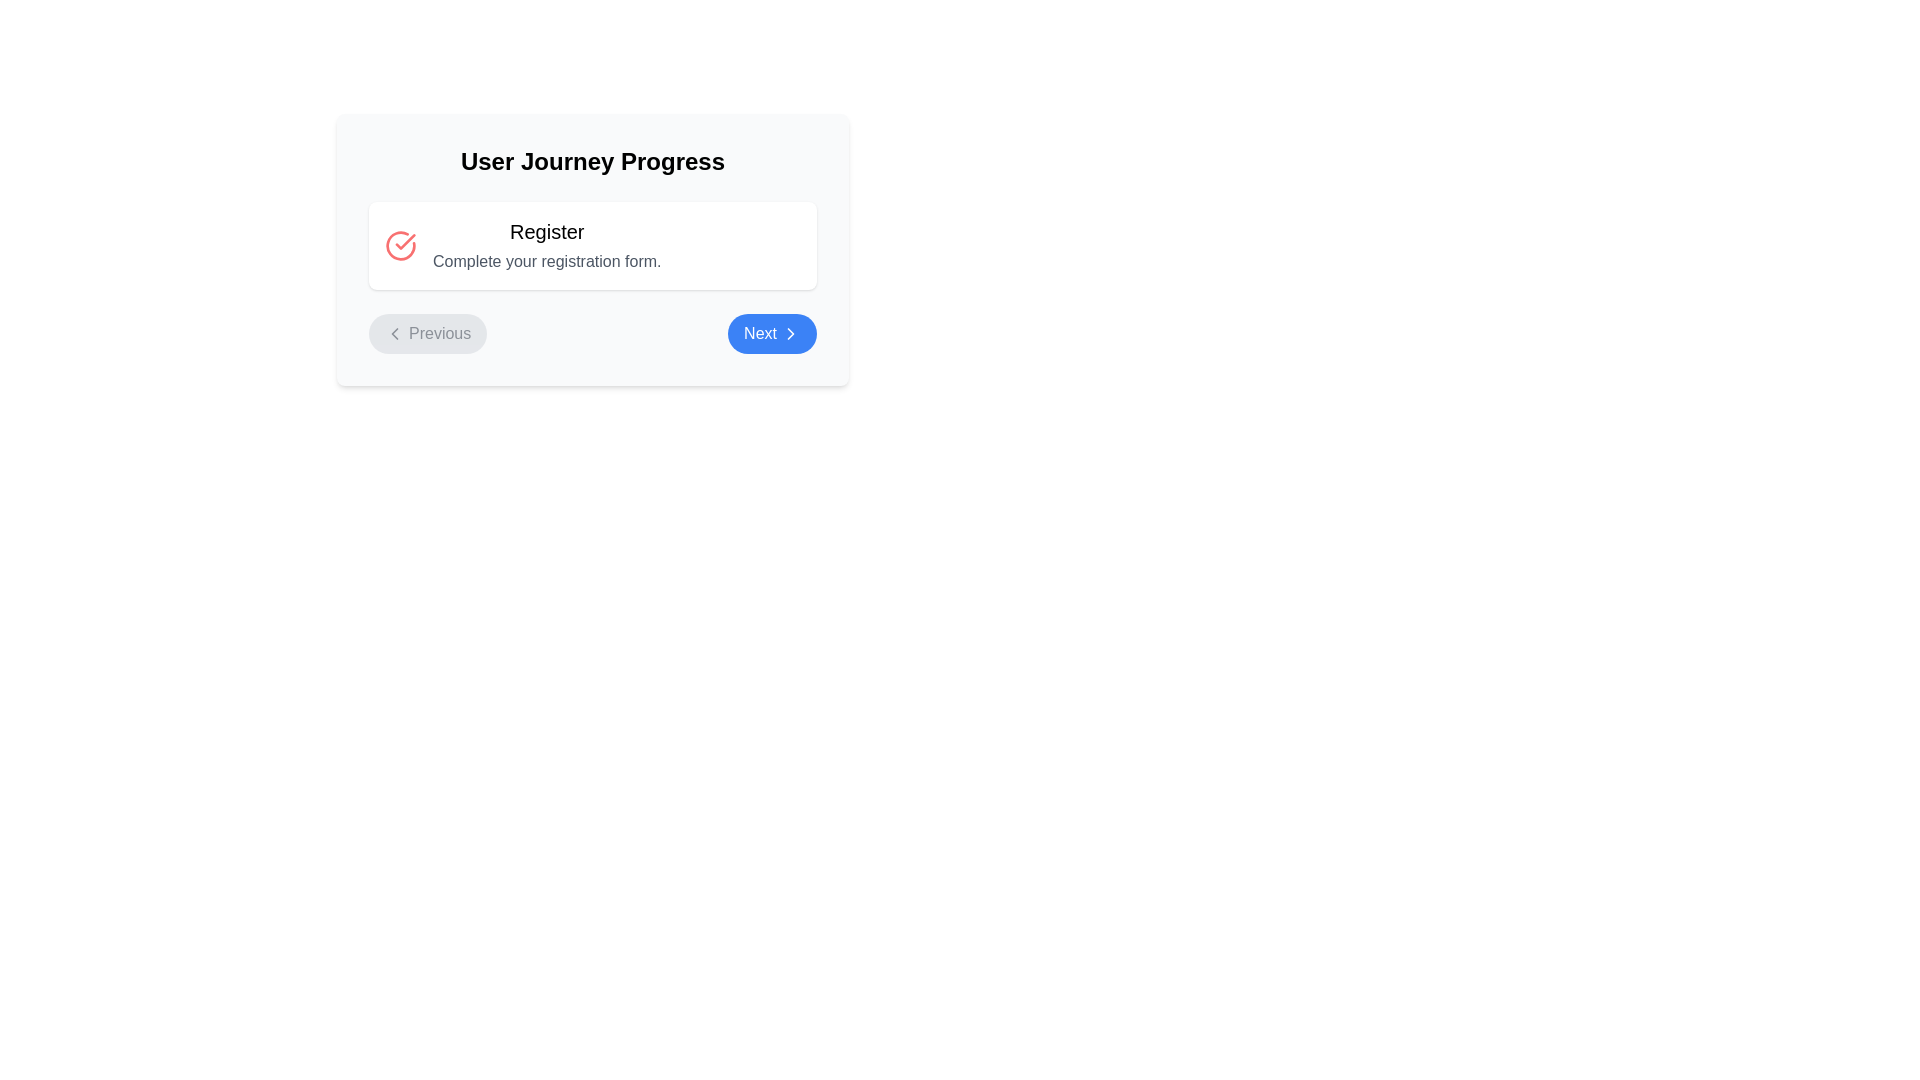 The image size is (1920, 1080). I want to click on the header titled 'User Journey Progress', which is styled in bold and centrally aligned at the top of the section, so click(592, 161).